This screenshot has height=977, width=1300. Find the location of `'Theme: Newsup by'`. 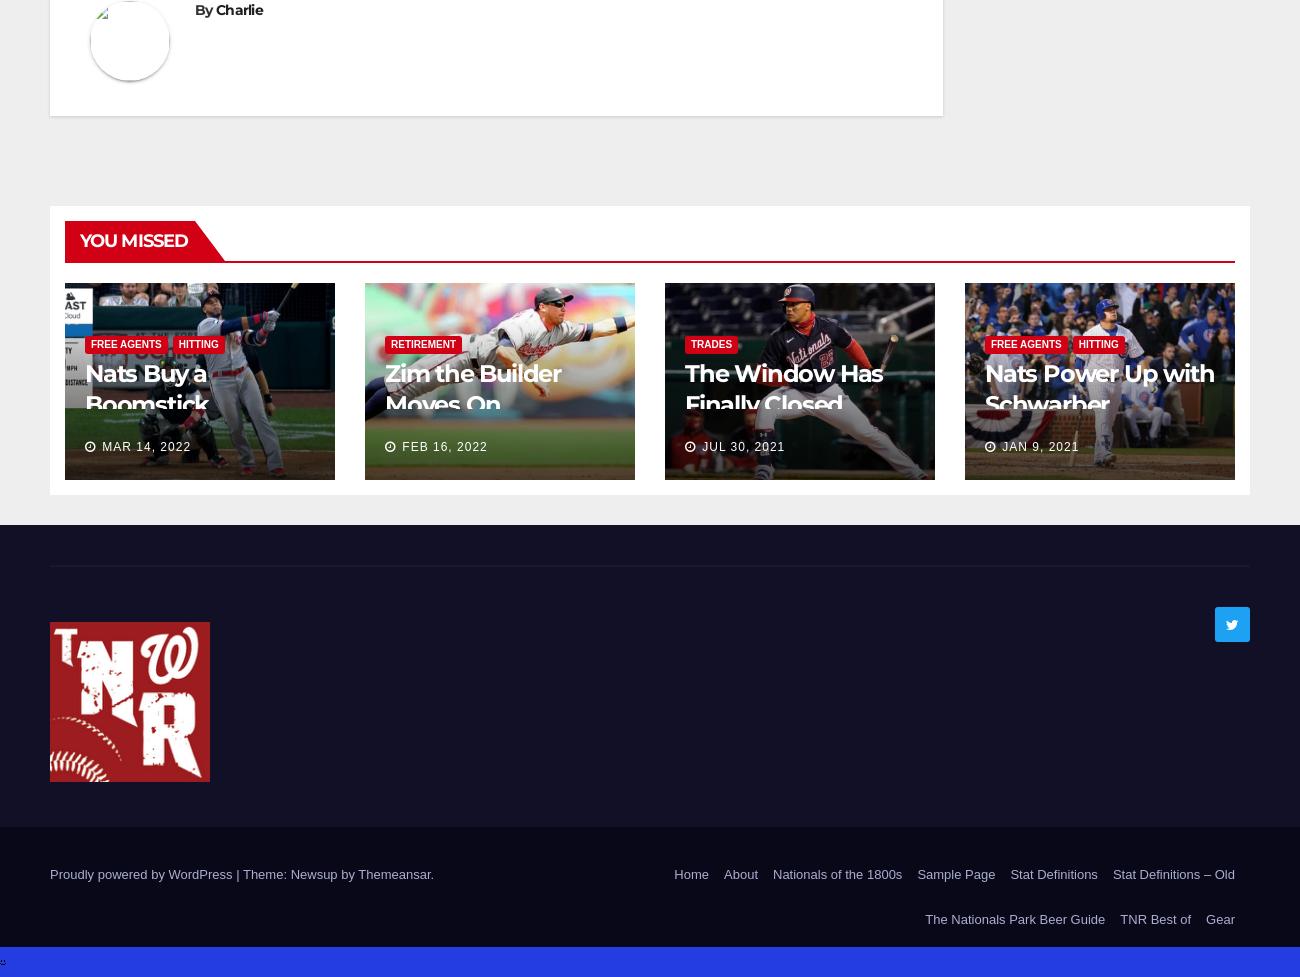

'Theme: Newsup by' is located at coordinates (300, 873).